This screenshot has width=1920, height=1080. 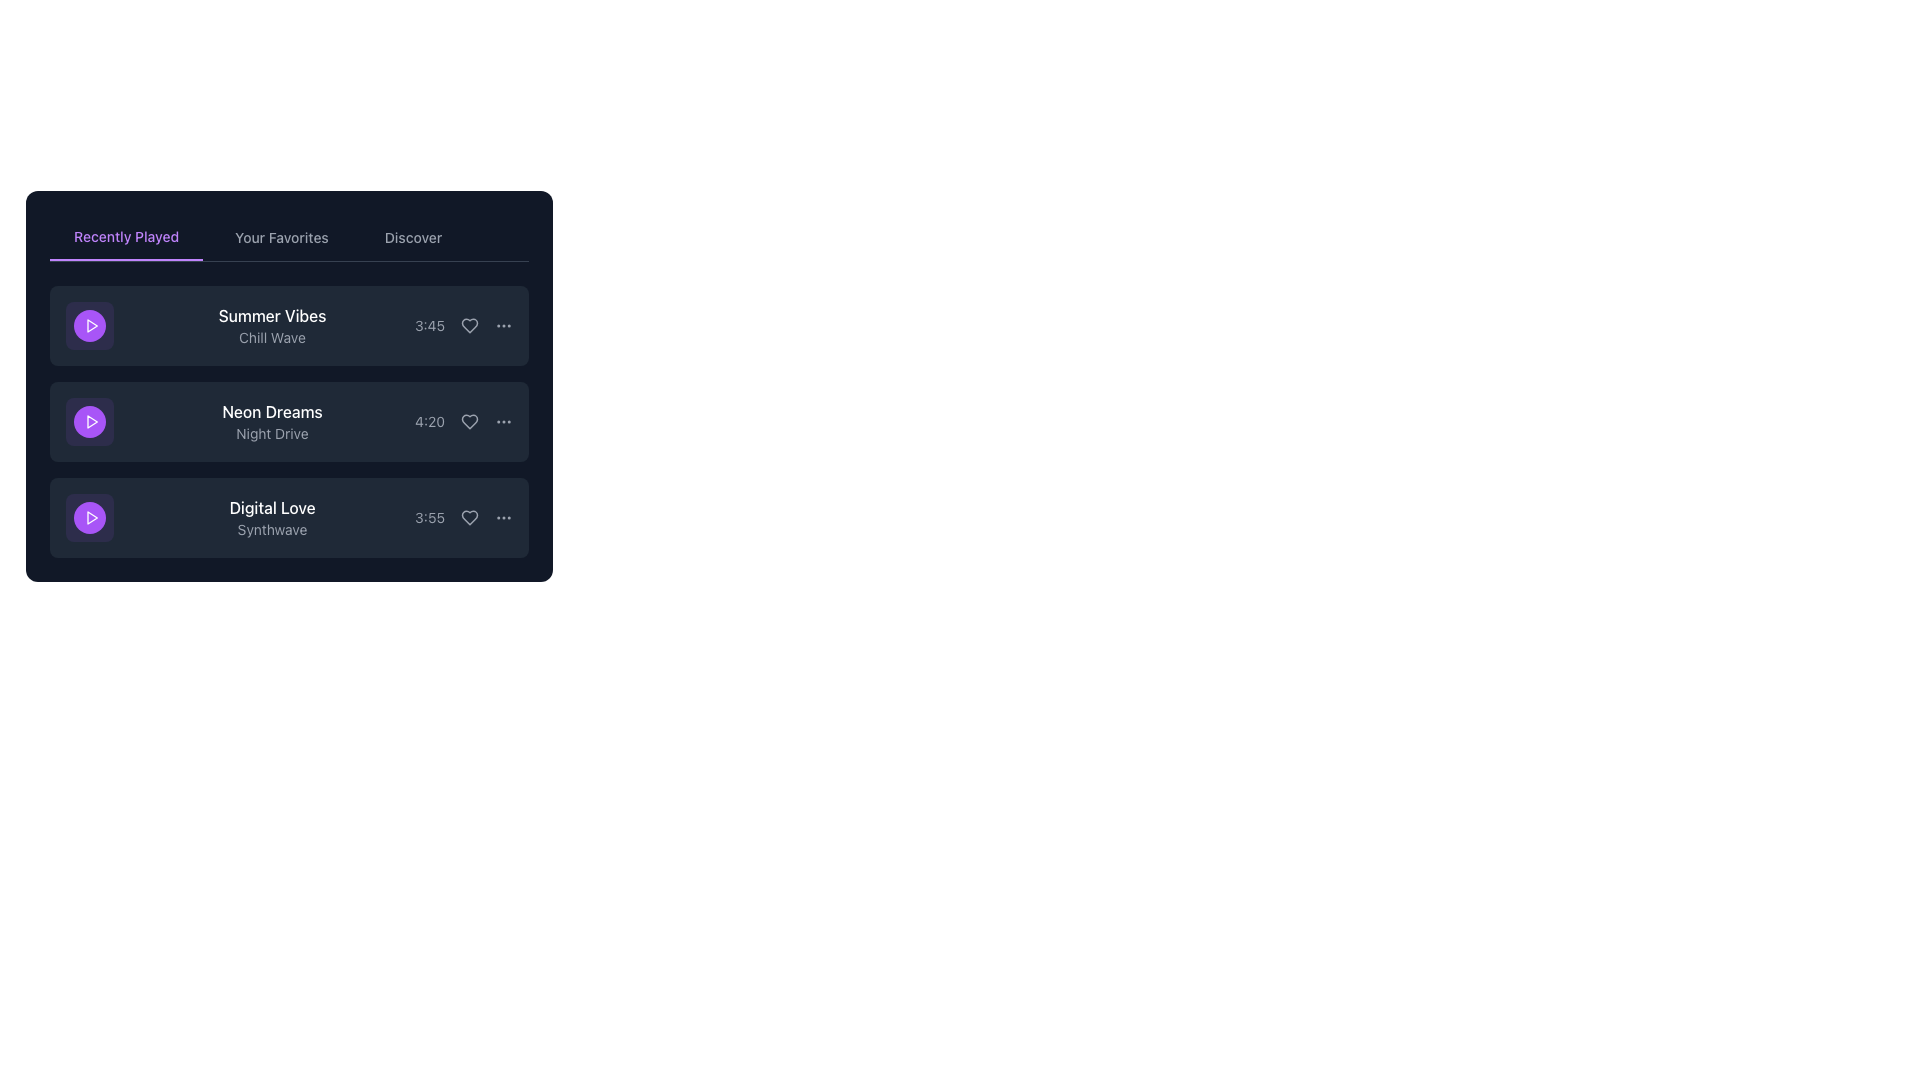 What do you see at coordinates (89, 325) in the screenshot?
I see `the play button for the track 'Summer Vibes' located` at bounding box center [89, 325].